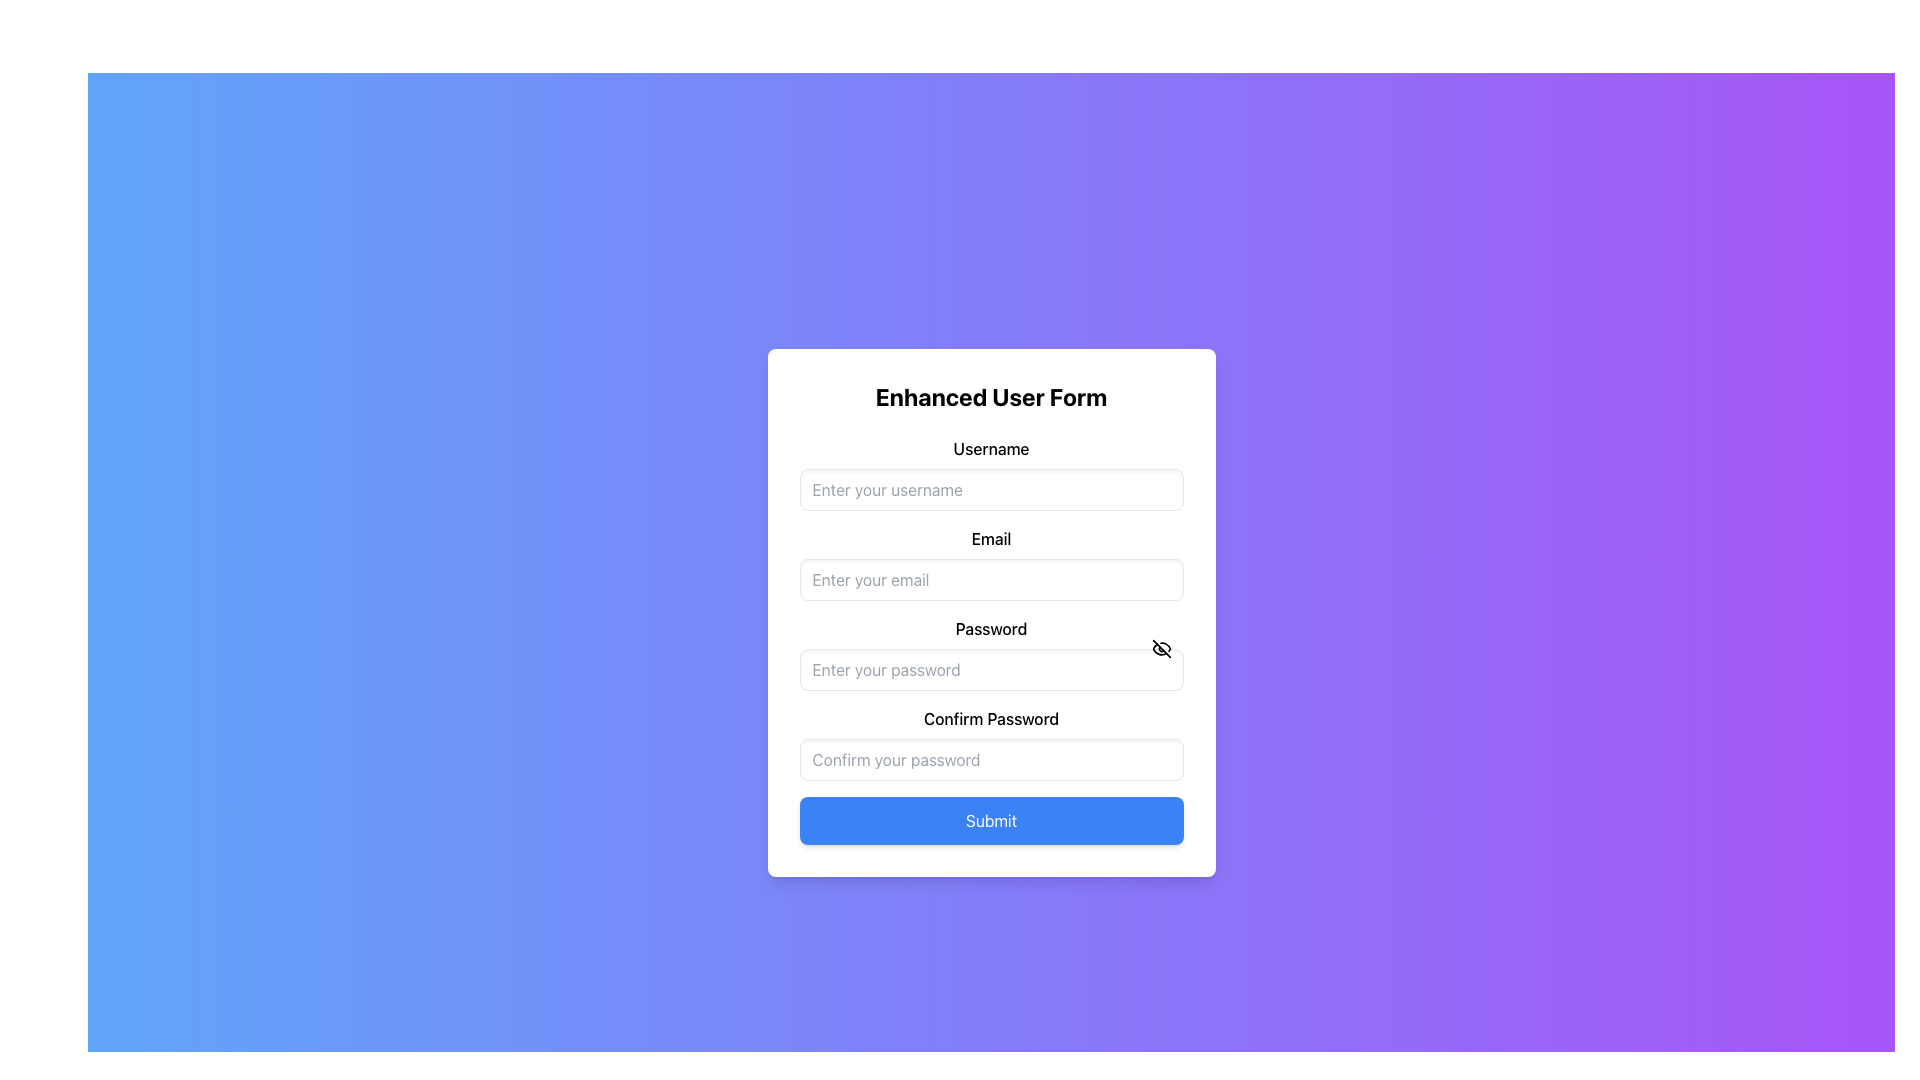 This screenshot has height=1080, width=1920. Describe the element at coordinates (991, 627) in the screenshot. I see `the 'Password' label, which features bold black text on a white background, positioned above the password input field in the form section` at that location.